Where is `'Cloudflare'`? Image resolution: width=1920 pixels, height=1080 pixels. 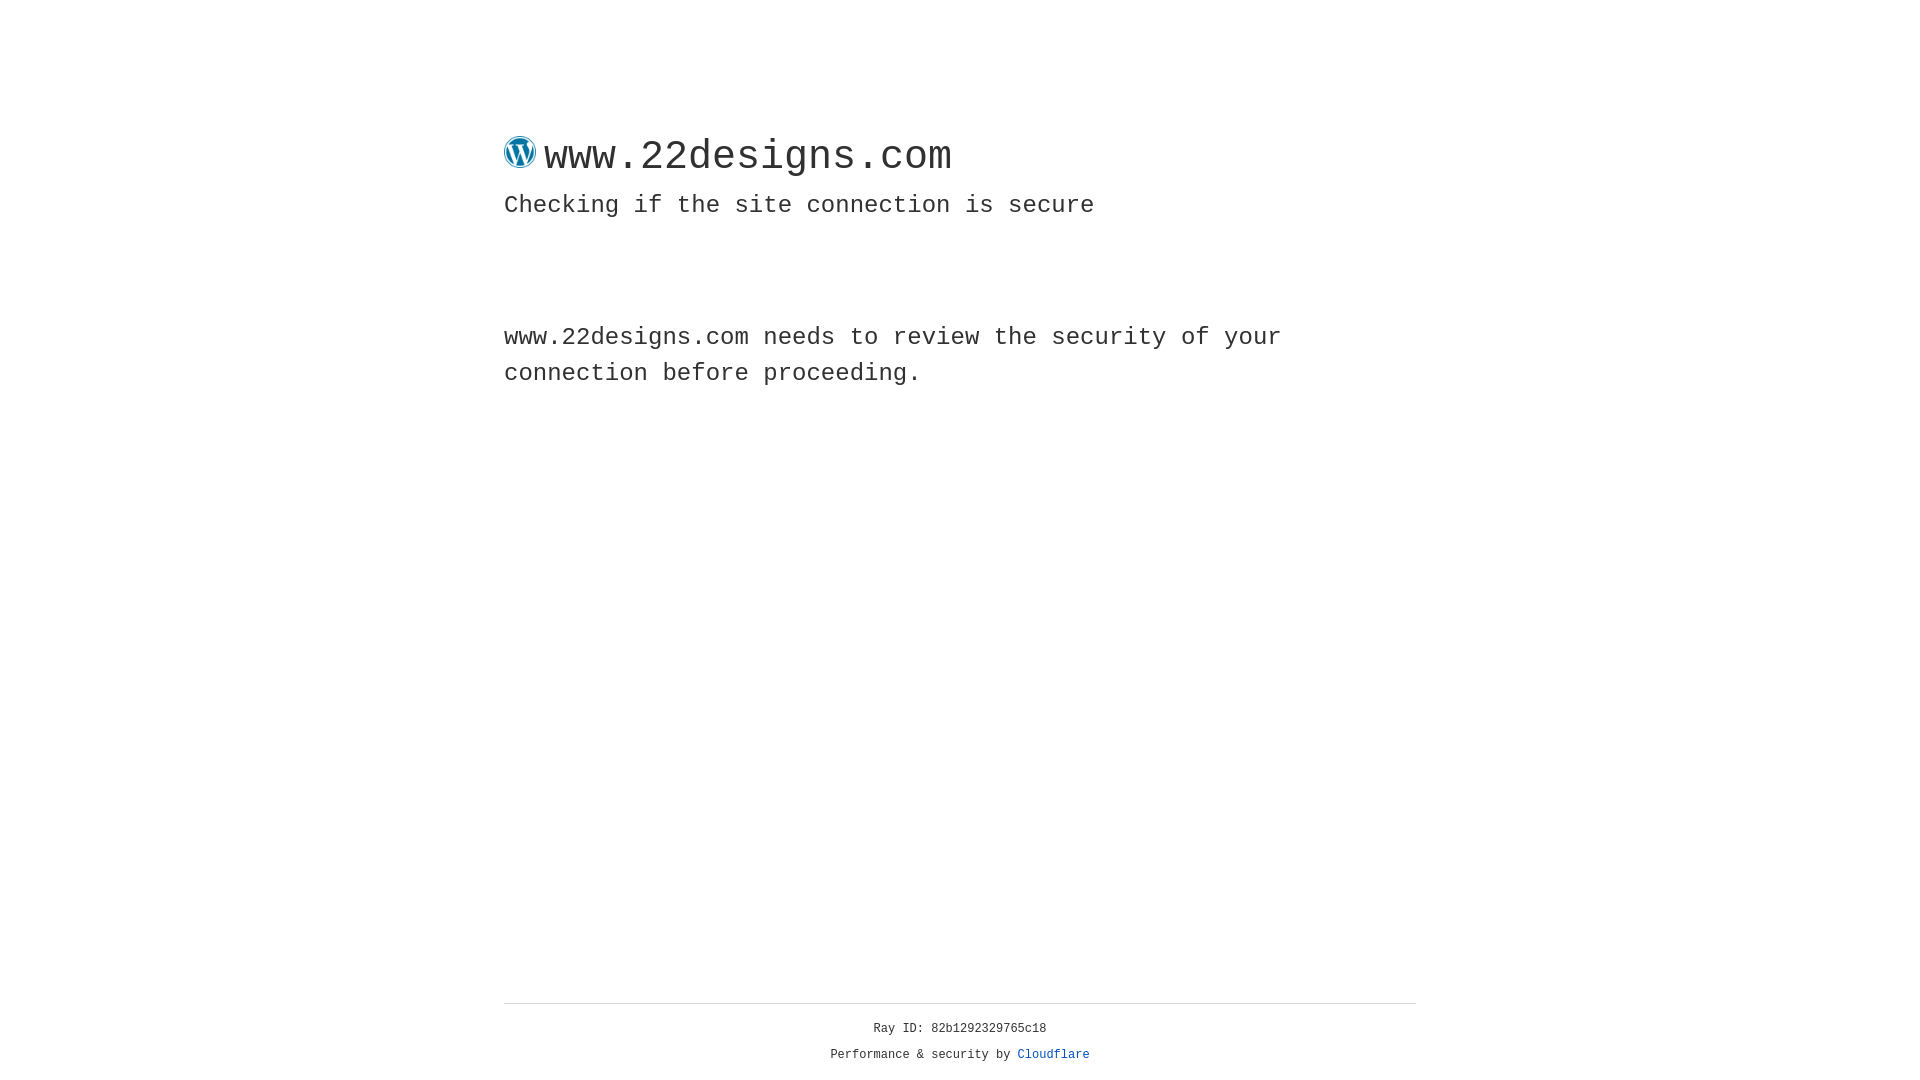 'Cloudflare' is located at coordinates (1053, 1054).